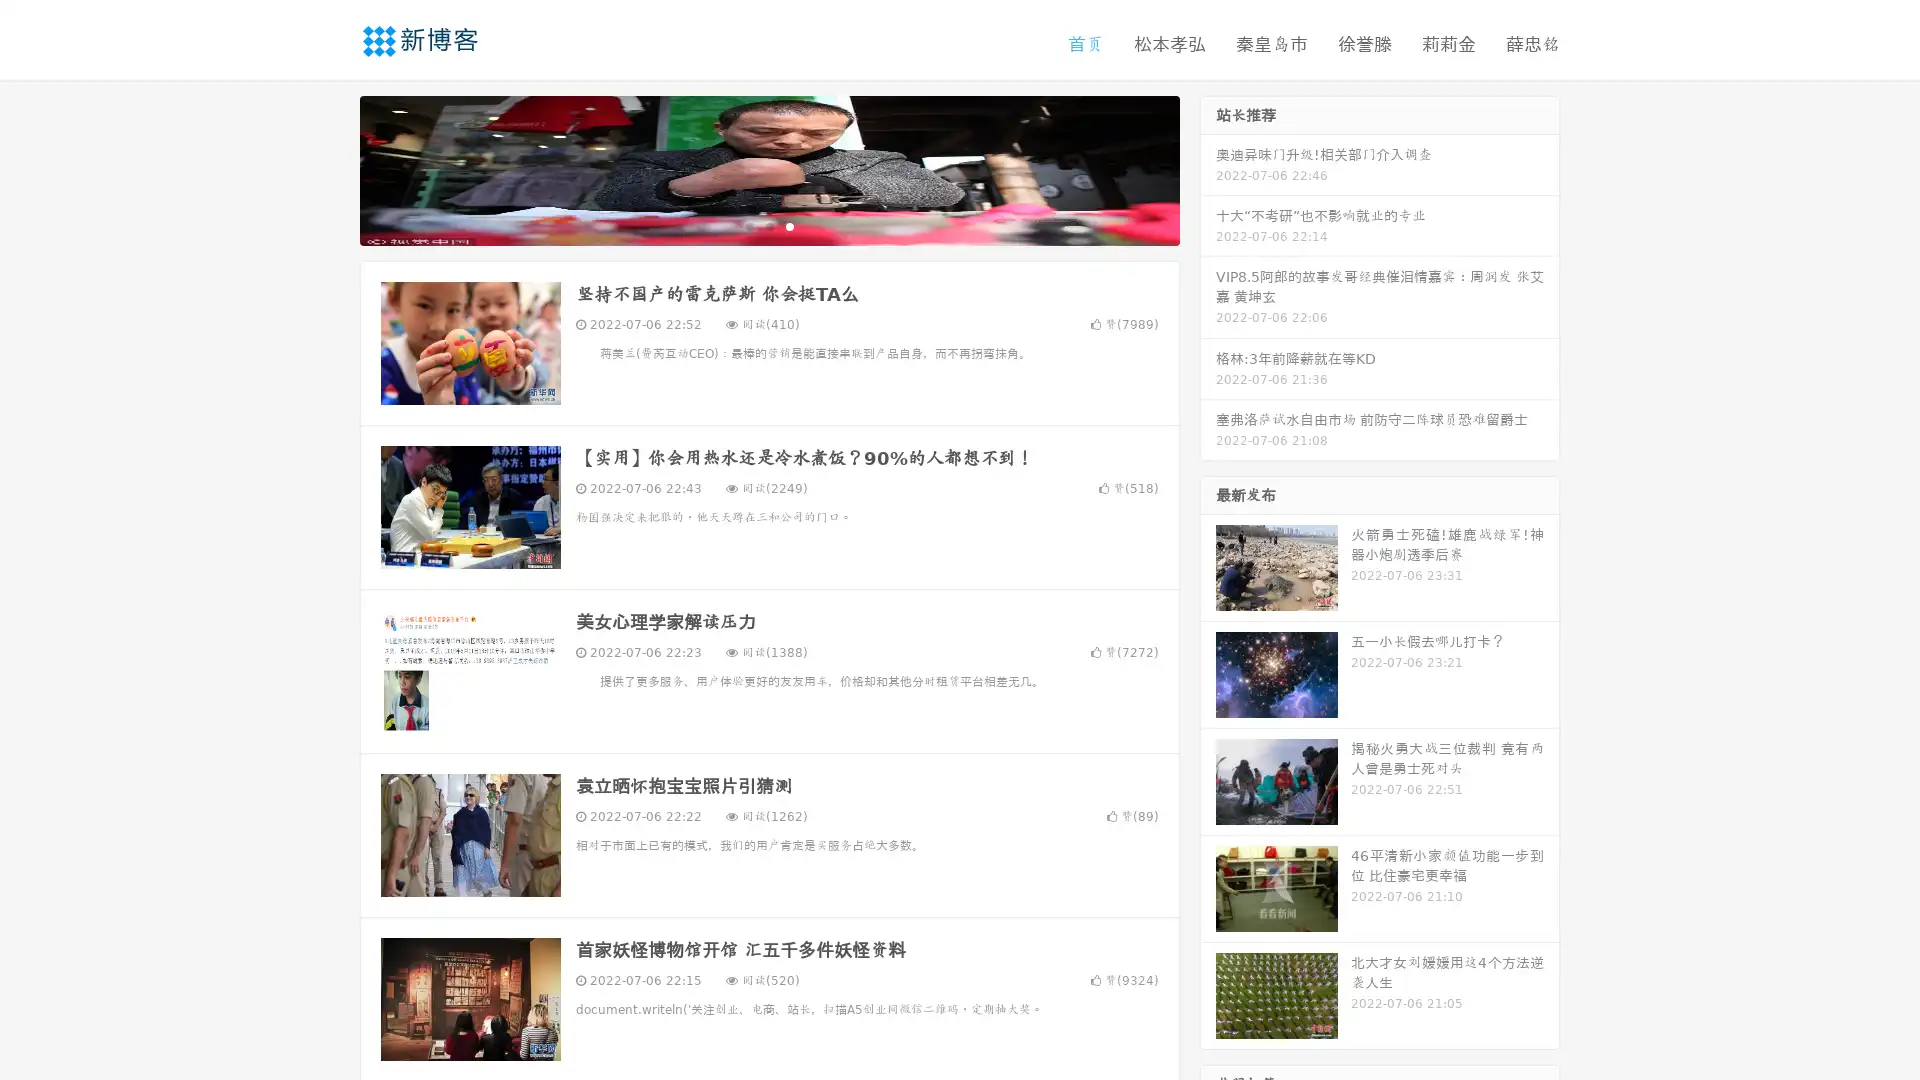 The image size is (1920, 1080). Describe the element at coordinates (789, 225) in the screenshot. I see `Go to slide 3` at that location.